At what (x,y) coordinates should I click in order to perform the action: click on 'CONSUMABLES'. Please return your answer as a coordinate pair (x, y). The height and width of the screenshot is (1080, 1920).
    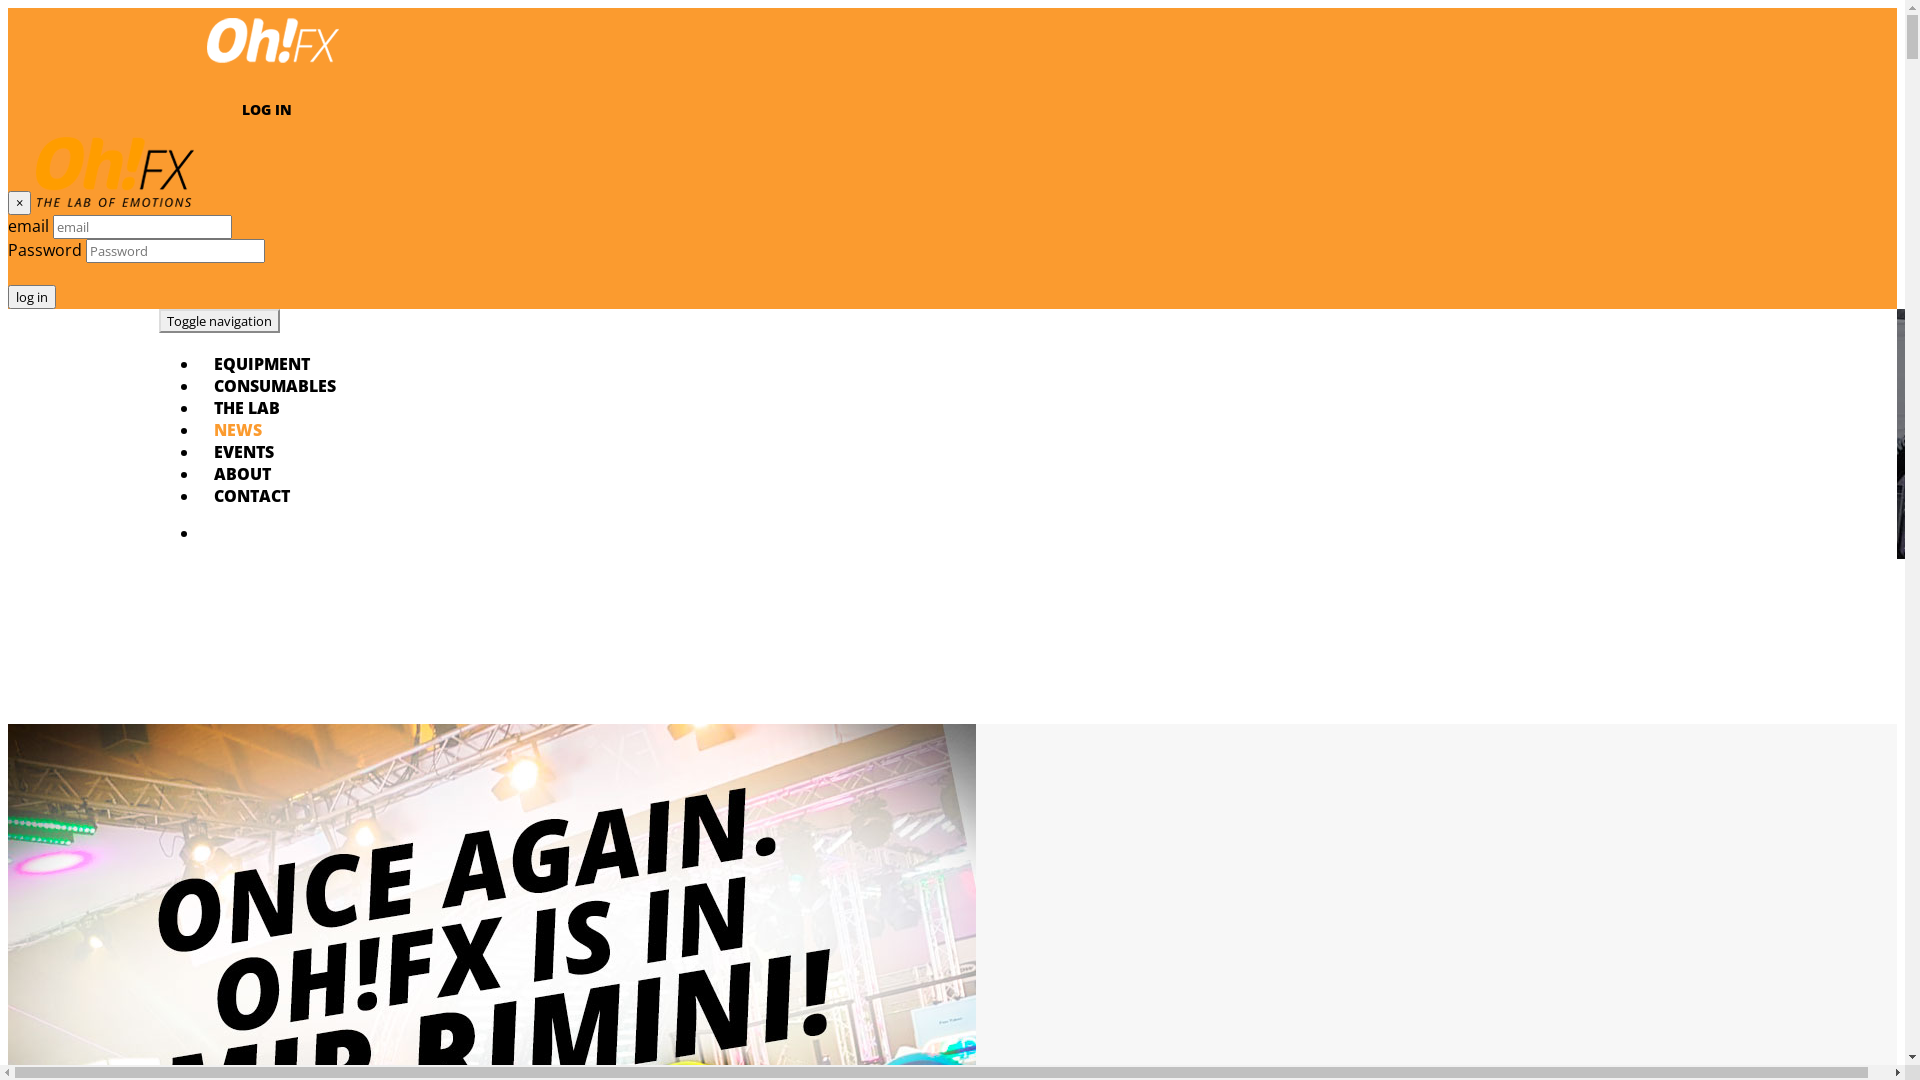
    Looking at the image, I should click on (273, 385).